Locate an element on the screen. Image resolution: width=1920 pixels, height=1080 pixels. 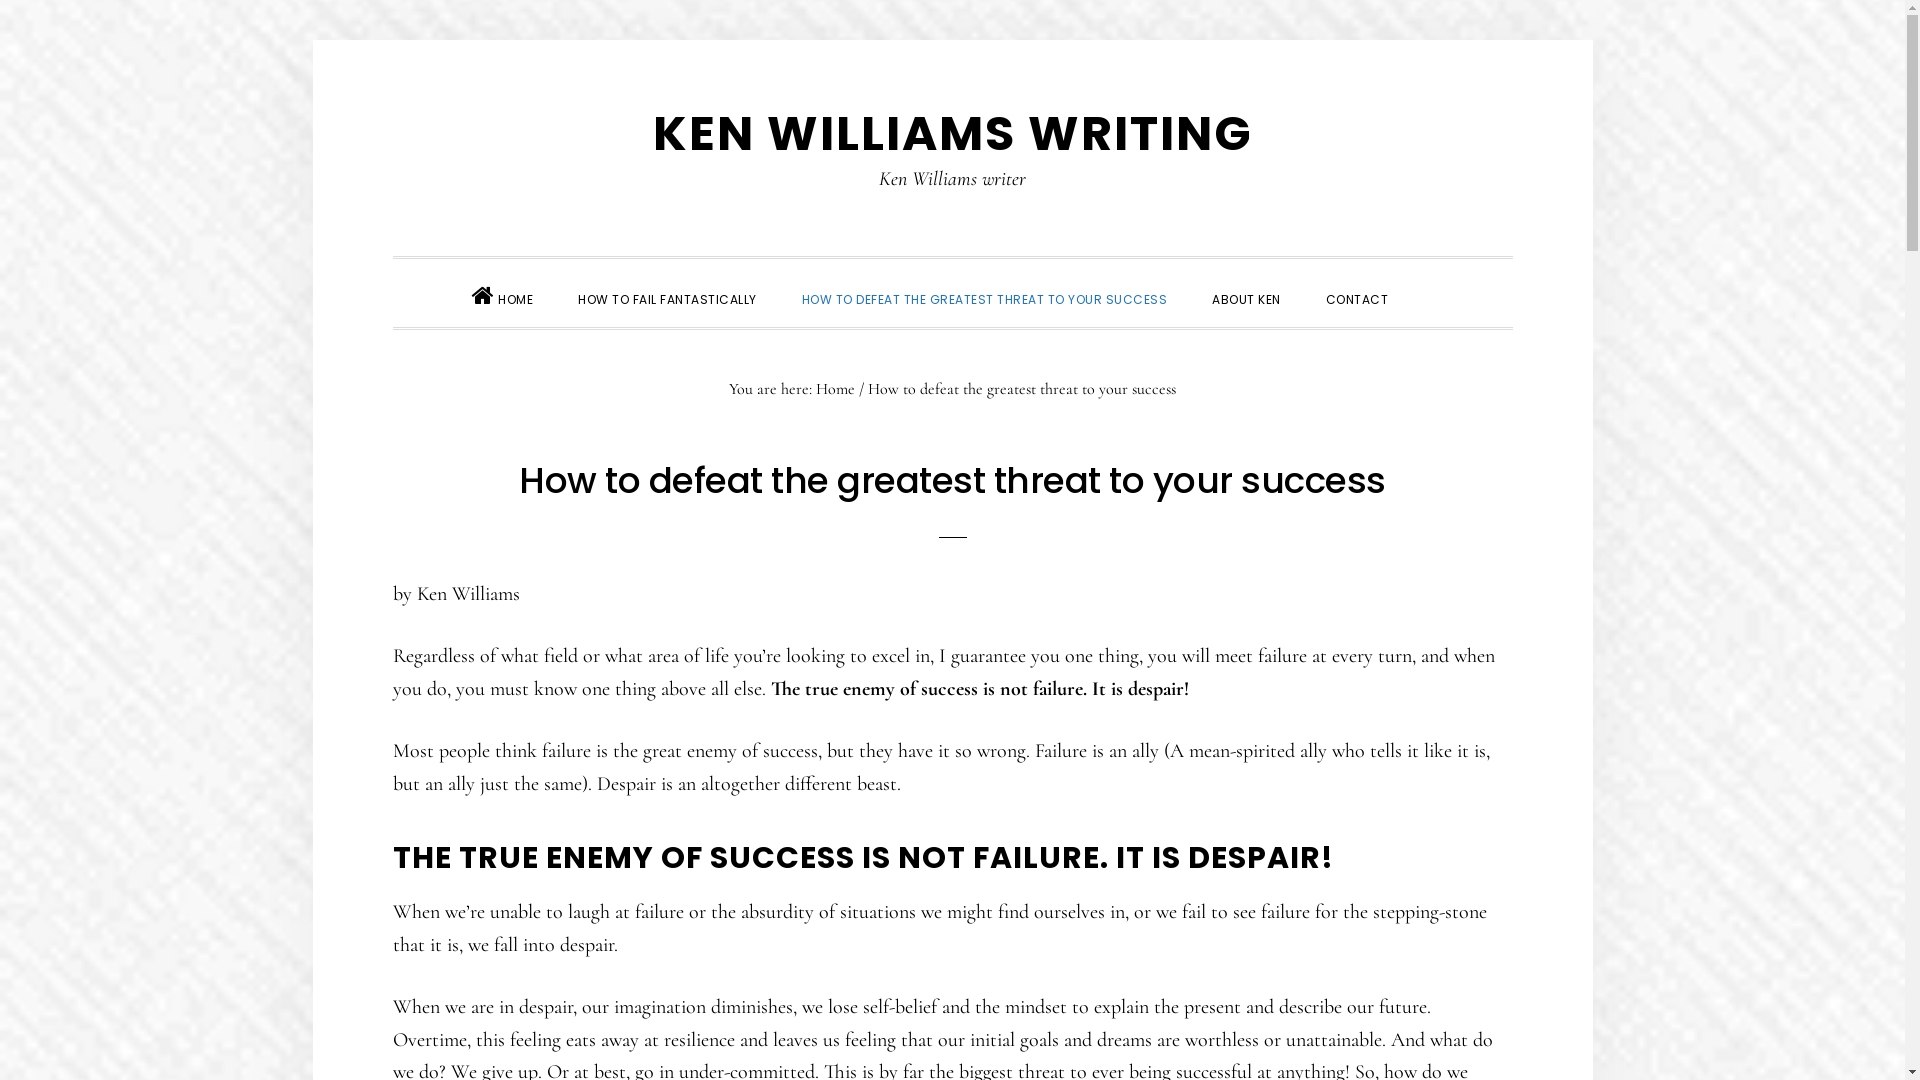
'KEN WILLIAMS WRITING' is located at coordinates (950, 133).